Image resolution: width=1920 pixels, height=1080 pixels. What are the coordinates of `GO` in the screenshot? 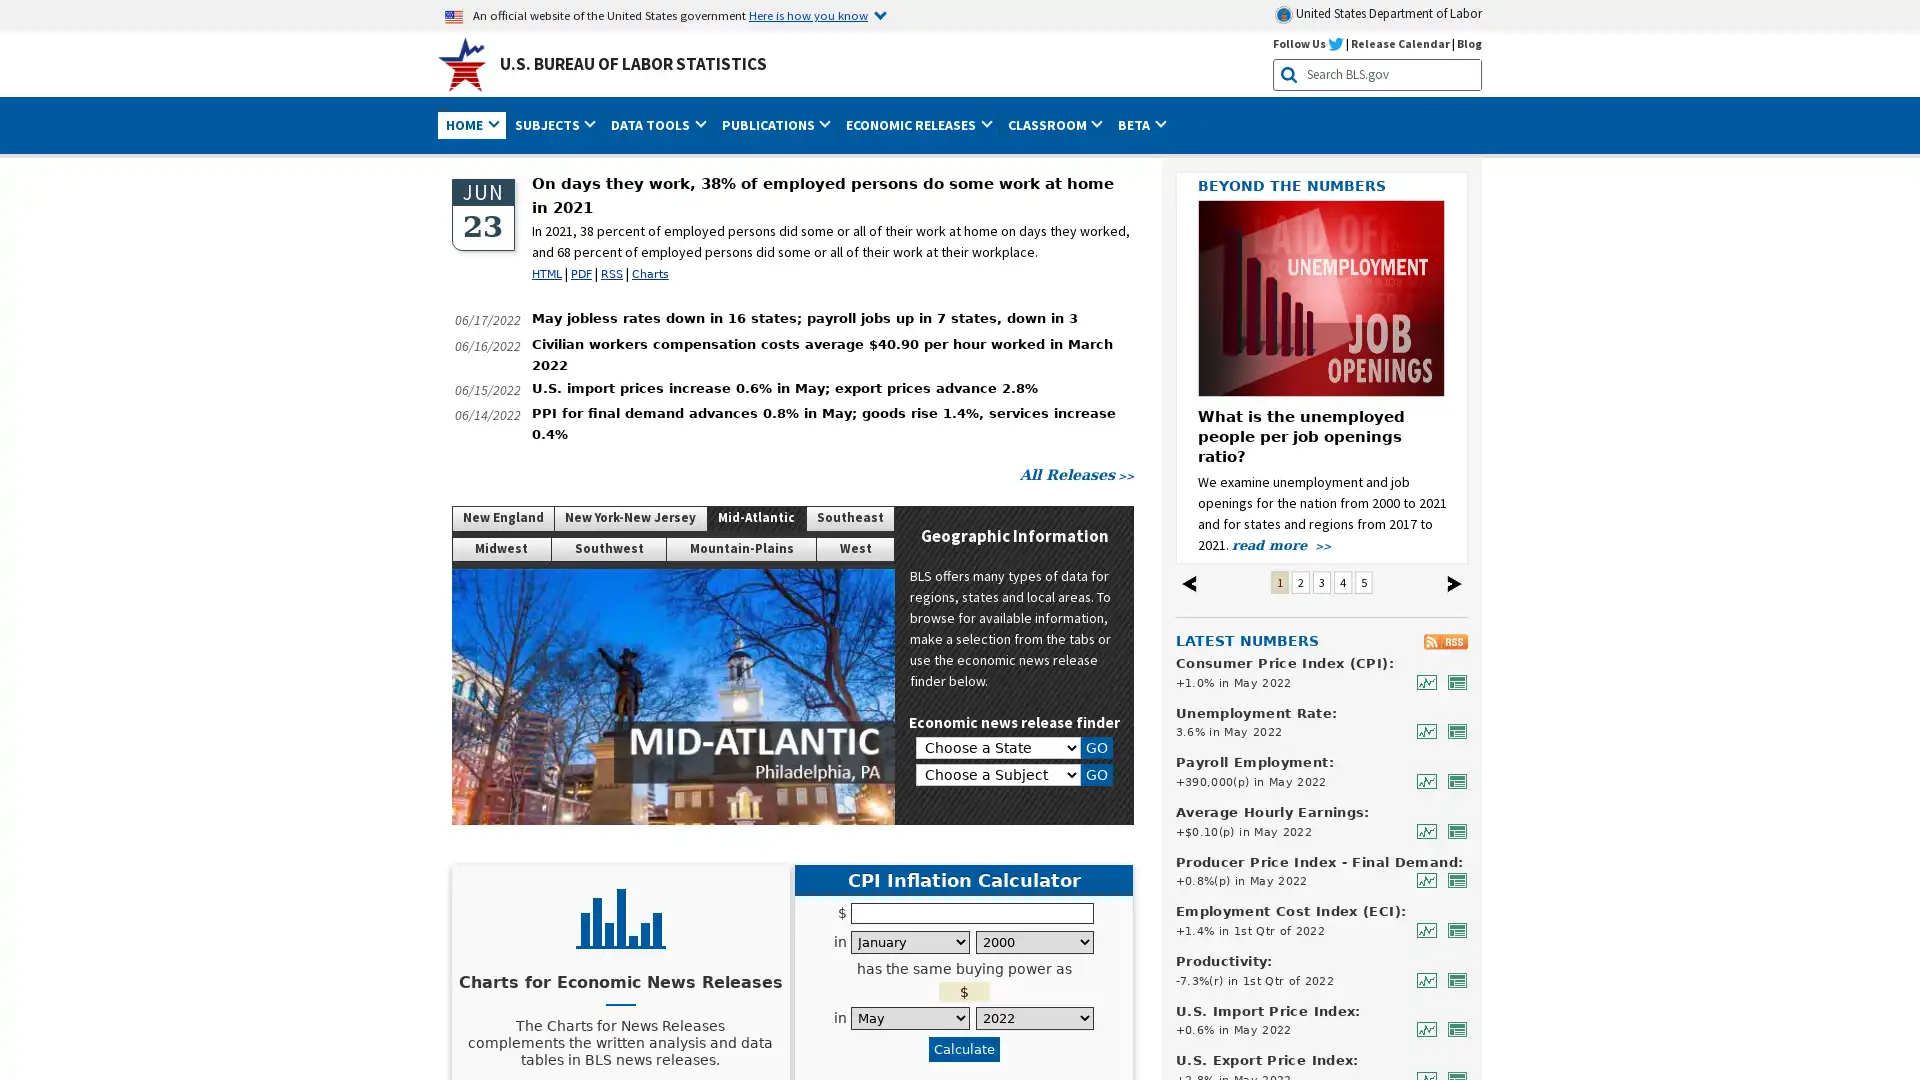 It's located at (1096, 748).